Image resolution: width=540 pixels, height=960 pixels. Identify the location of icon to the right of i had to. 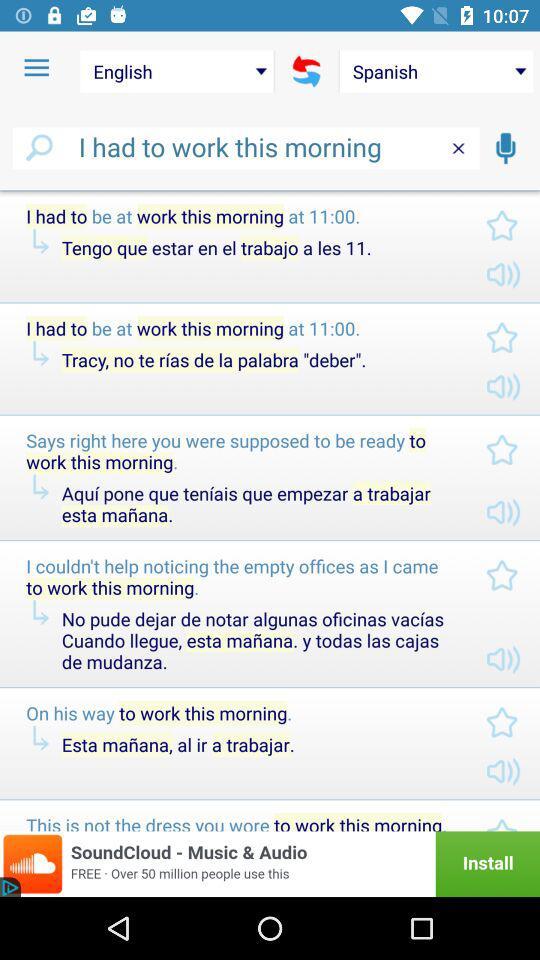
(504, 147).